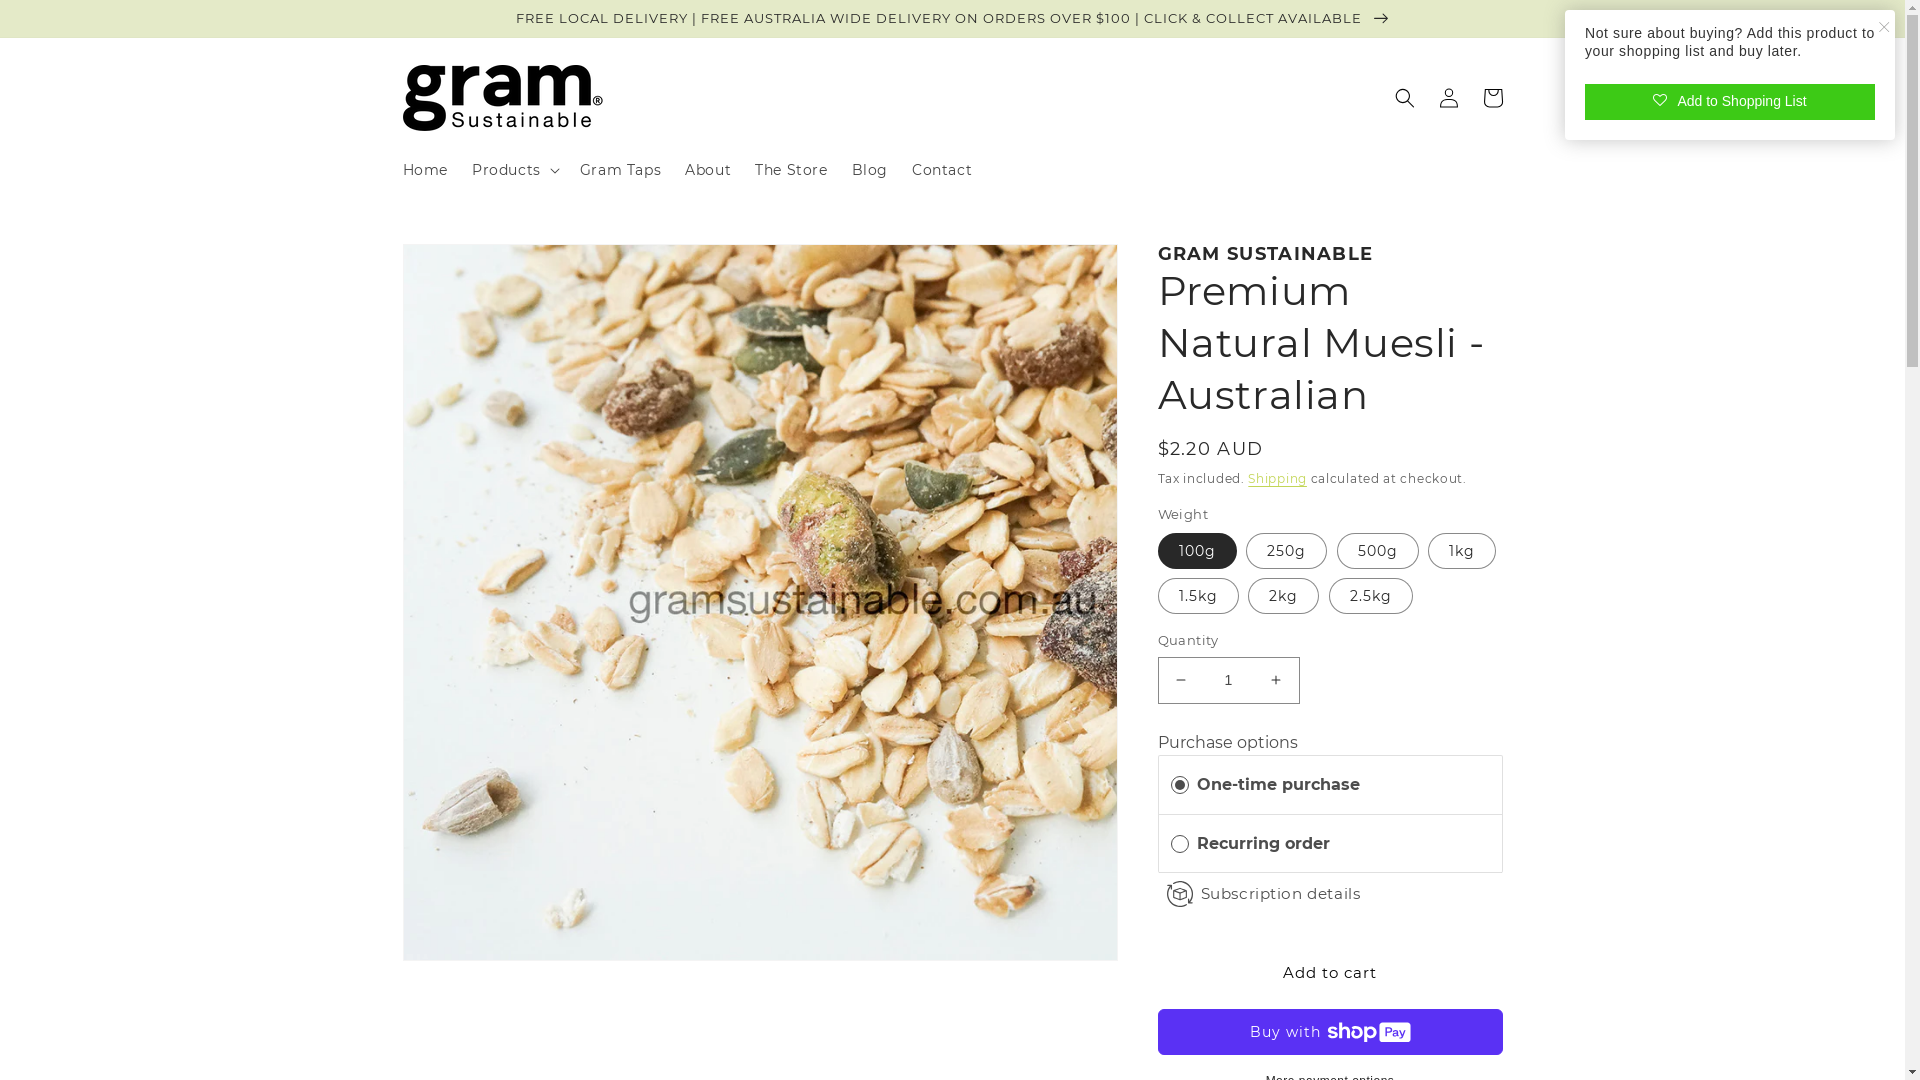  What do you see at coordinates (423, 168) in the screenshot?
I see `'Home'` at bounding box center [423, 168].